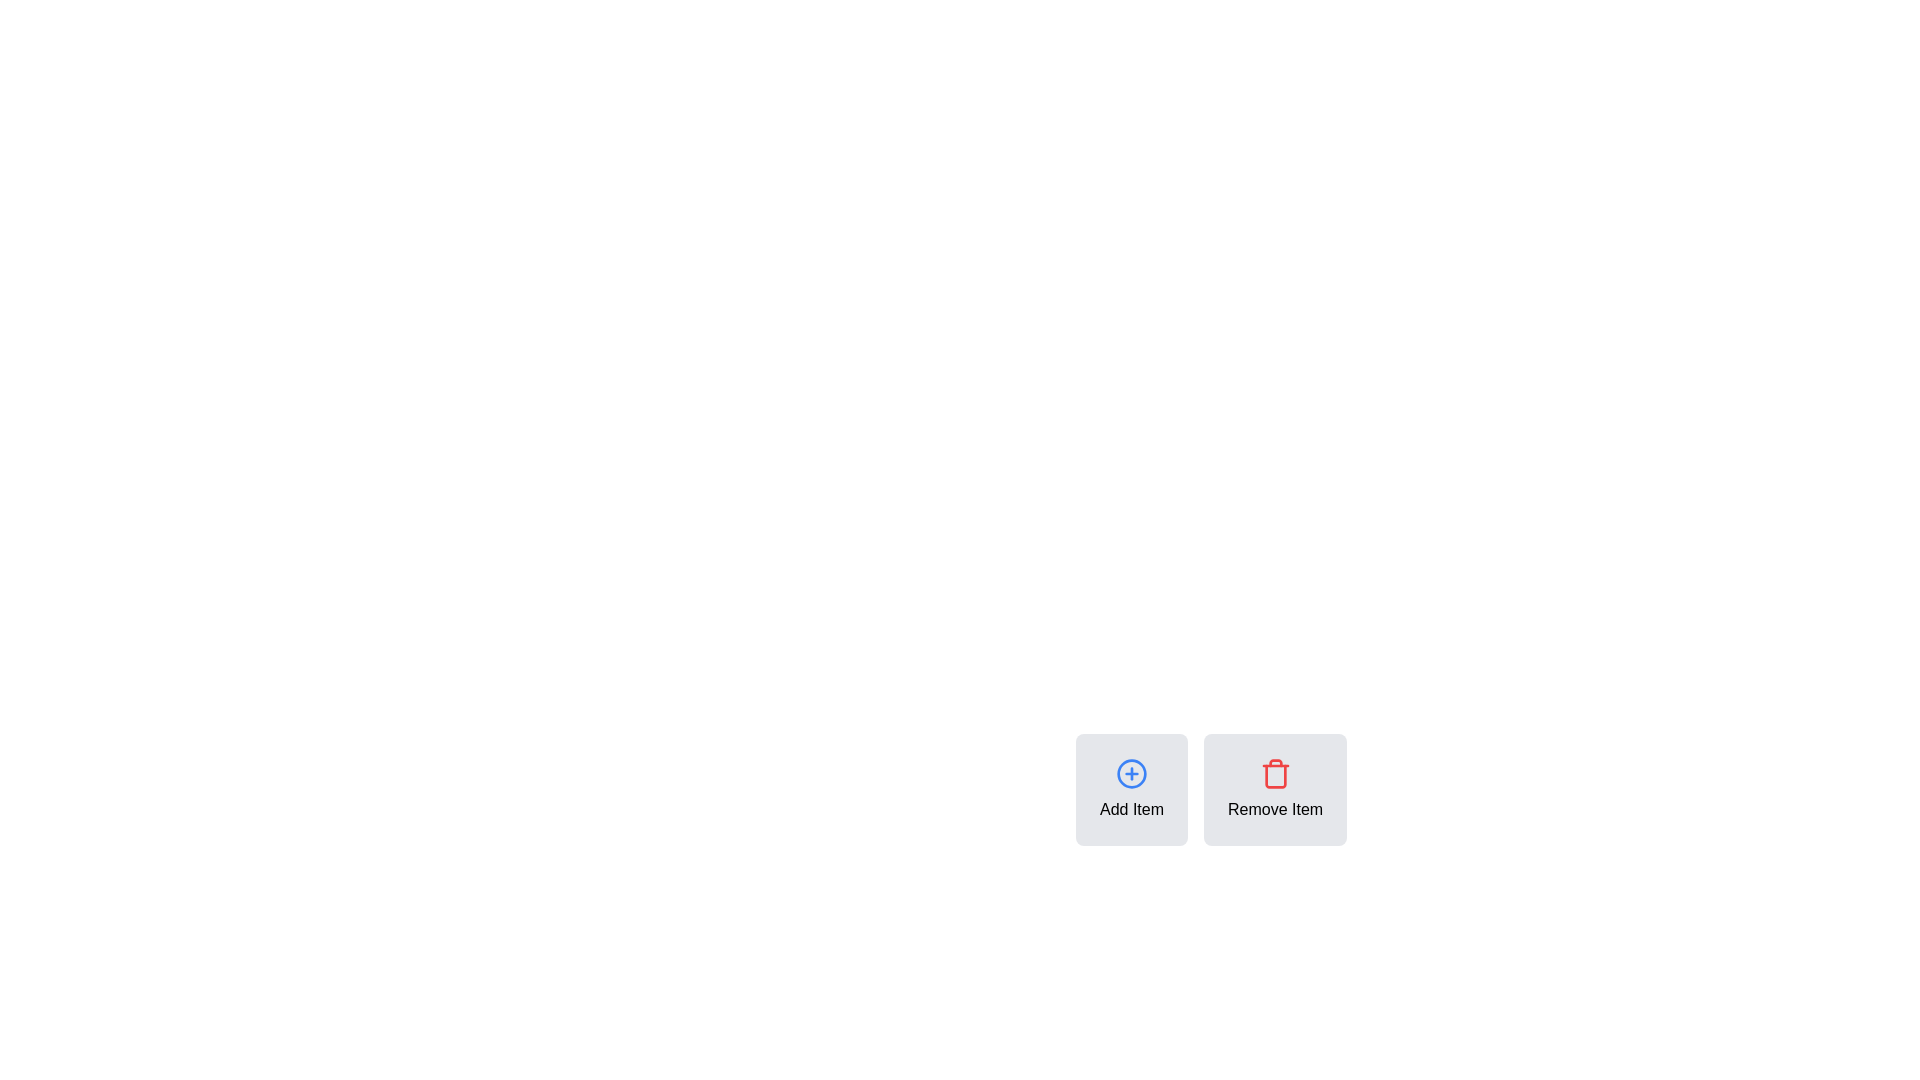 The image size is (1920, 1080). What do you see at coordinates (1132, 789) in the screenshot?
I see `the button on the left side of the layout to initiate the addition of an item` at bounding box center [1132, 789].